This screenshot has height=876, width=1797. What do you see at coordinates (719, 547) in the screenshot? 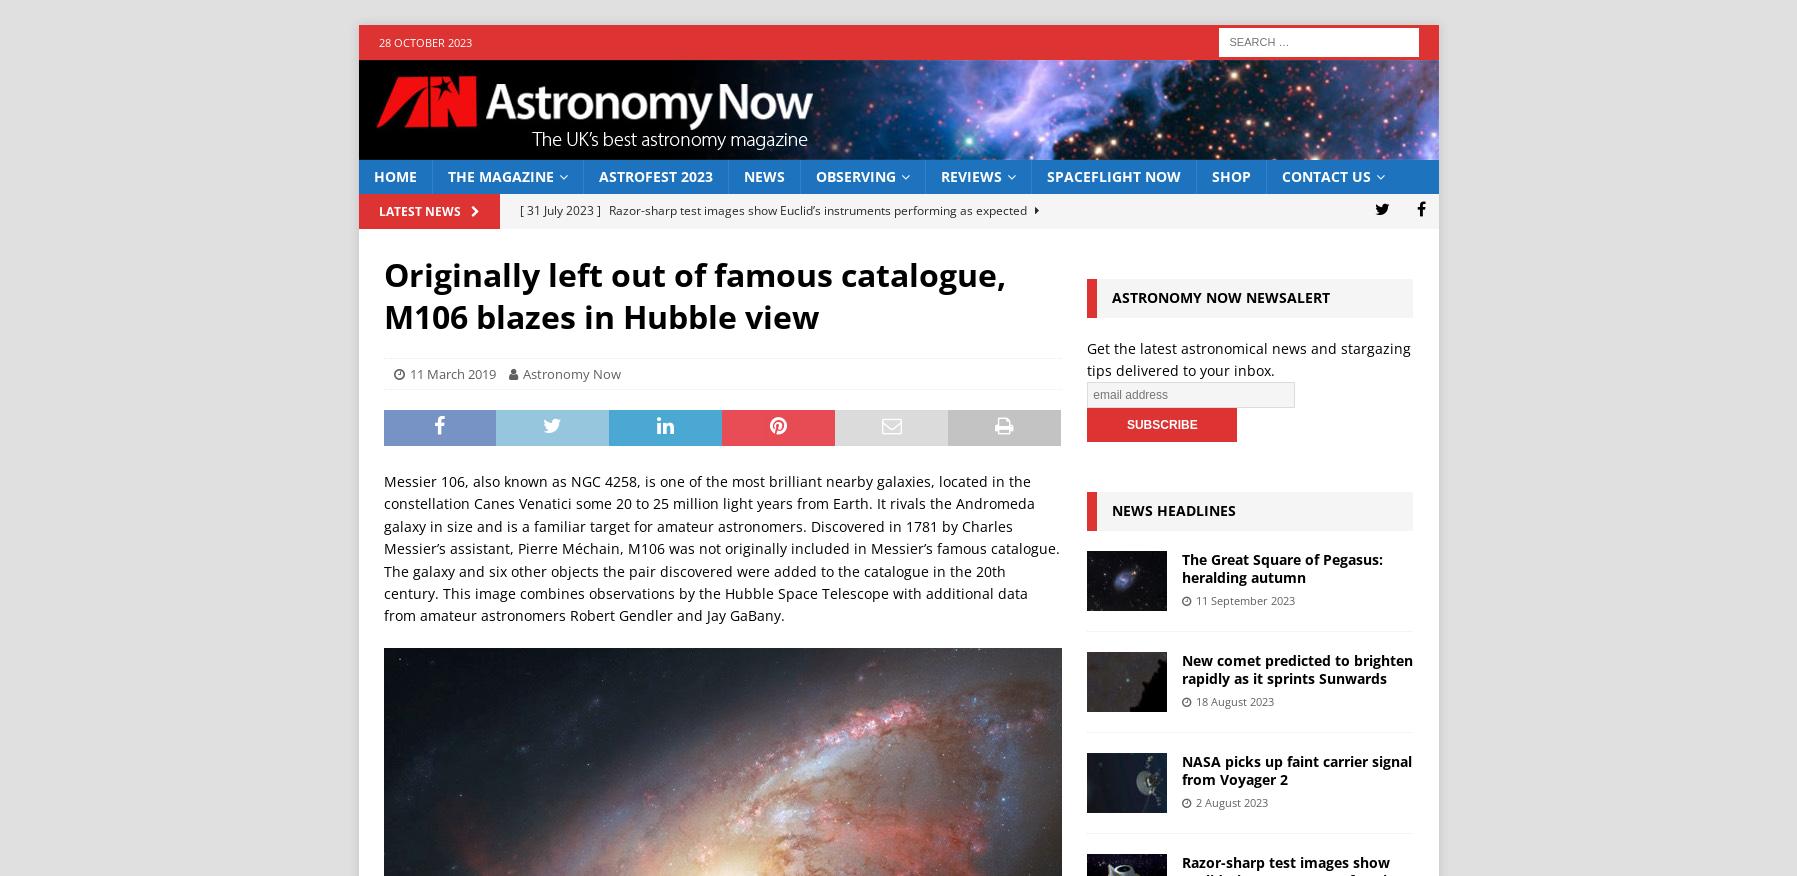
I see `'Messier 106, also known as NGC 4258, is one of the most brilliant nearby galaxies, located in the constellation Canes Venatici some 20 to 25 million light years from Earth. It rivals the Andromeda galaxy in size and is a familiar target for amateur astronomers. Discovered in 1781 by Charles Messier’s assistant, Pierre Méchain, M106 was not originally included in Messier’s famous catalogue. The galaxy and six other objects the pair discovered were added to the catalogue in the 20th century. This image combines observations by the Hubble Space Telescope with additional data from amateur astronomers Robert Gendler and Jay GaBany.'` at bounding box center [719, 547].